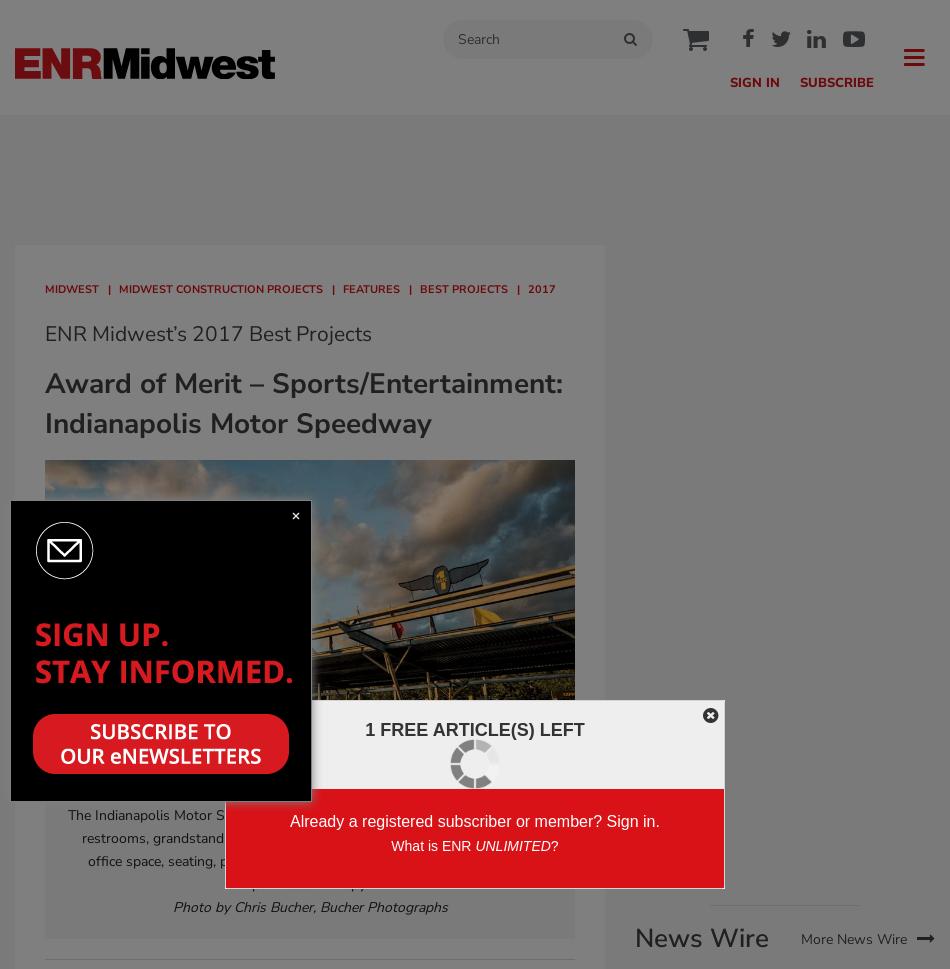  What do you see at coordinates (303, 402) in the screenshot?
I see `'Award of Merit – Sports/Entertainment: Indianapolis Motor Speedway'` at bounding box center [303, 402].